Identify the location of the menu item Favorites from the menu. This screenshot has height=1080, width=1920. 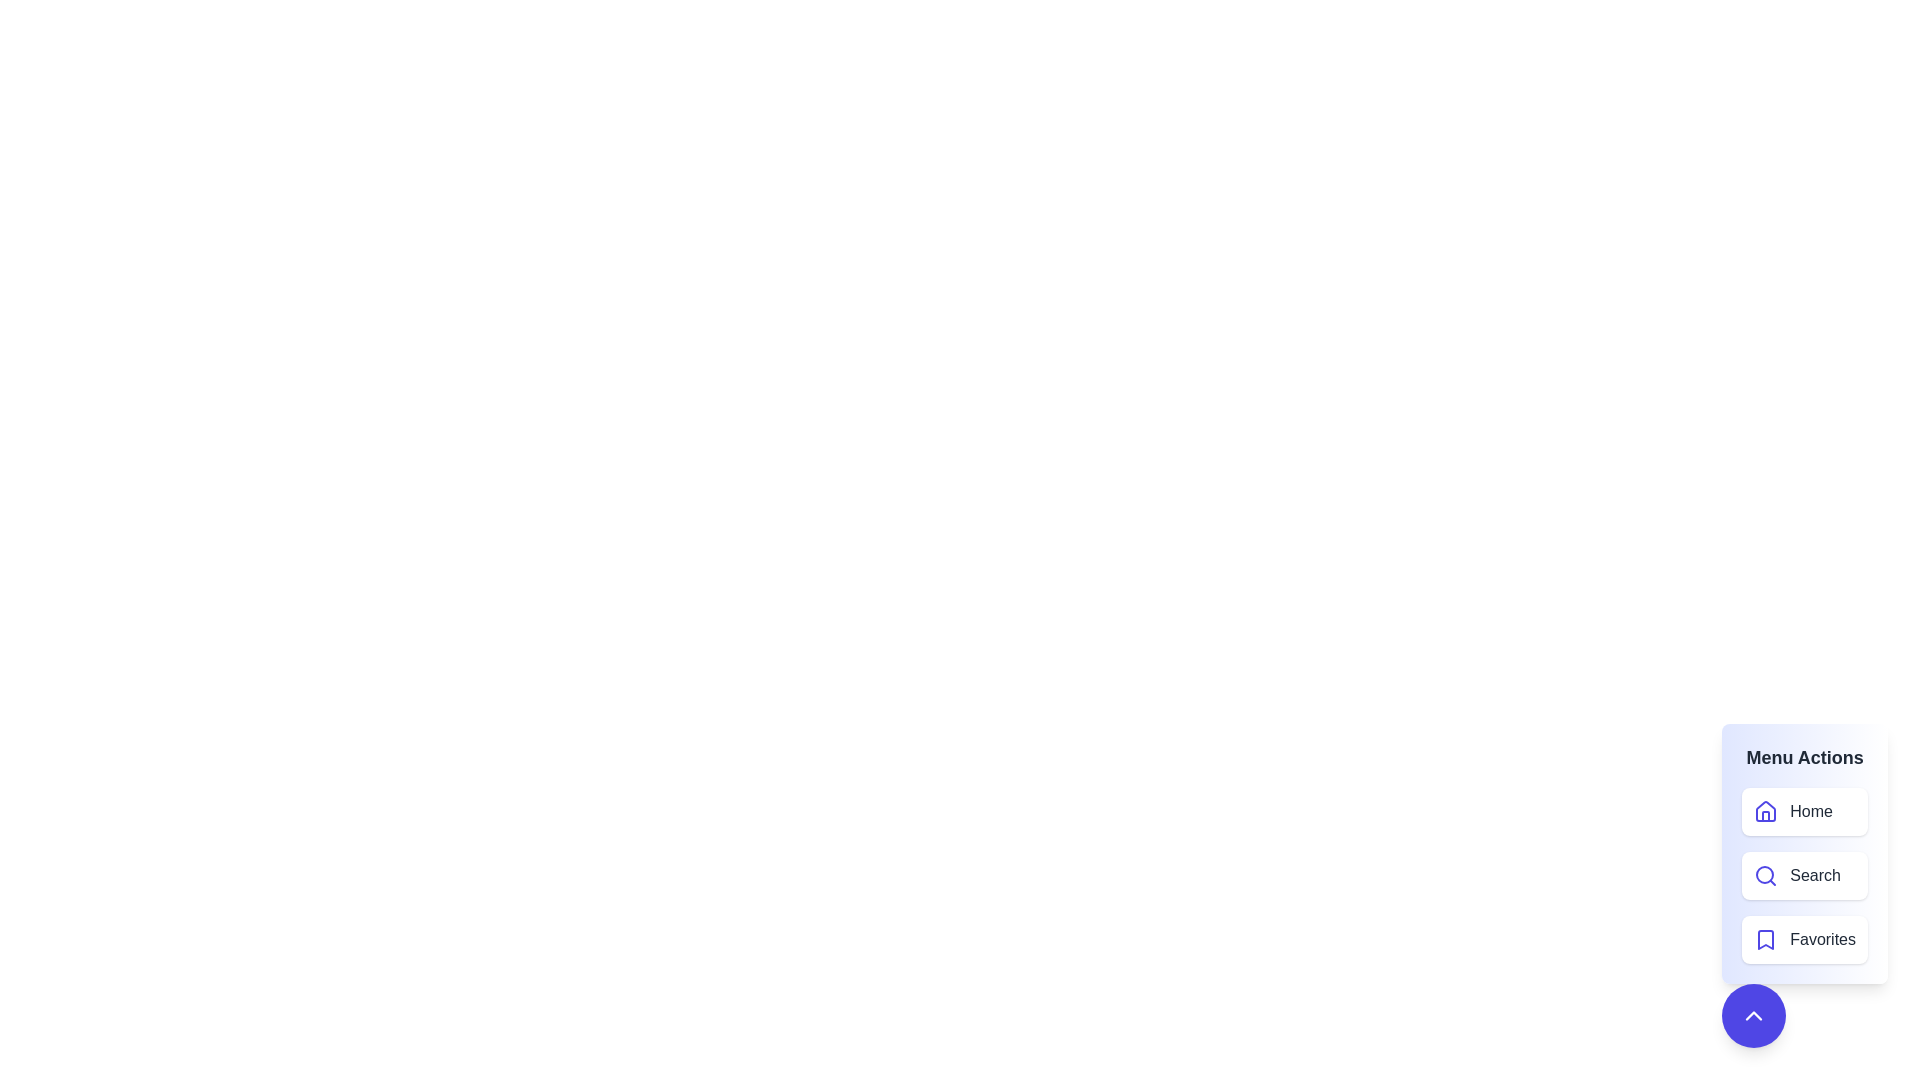
(1804, 940).